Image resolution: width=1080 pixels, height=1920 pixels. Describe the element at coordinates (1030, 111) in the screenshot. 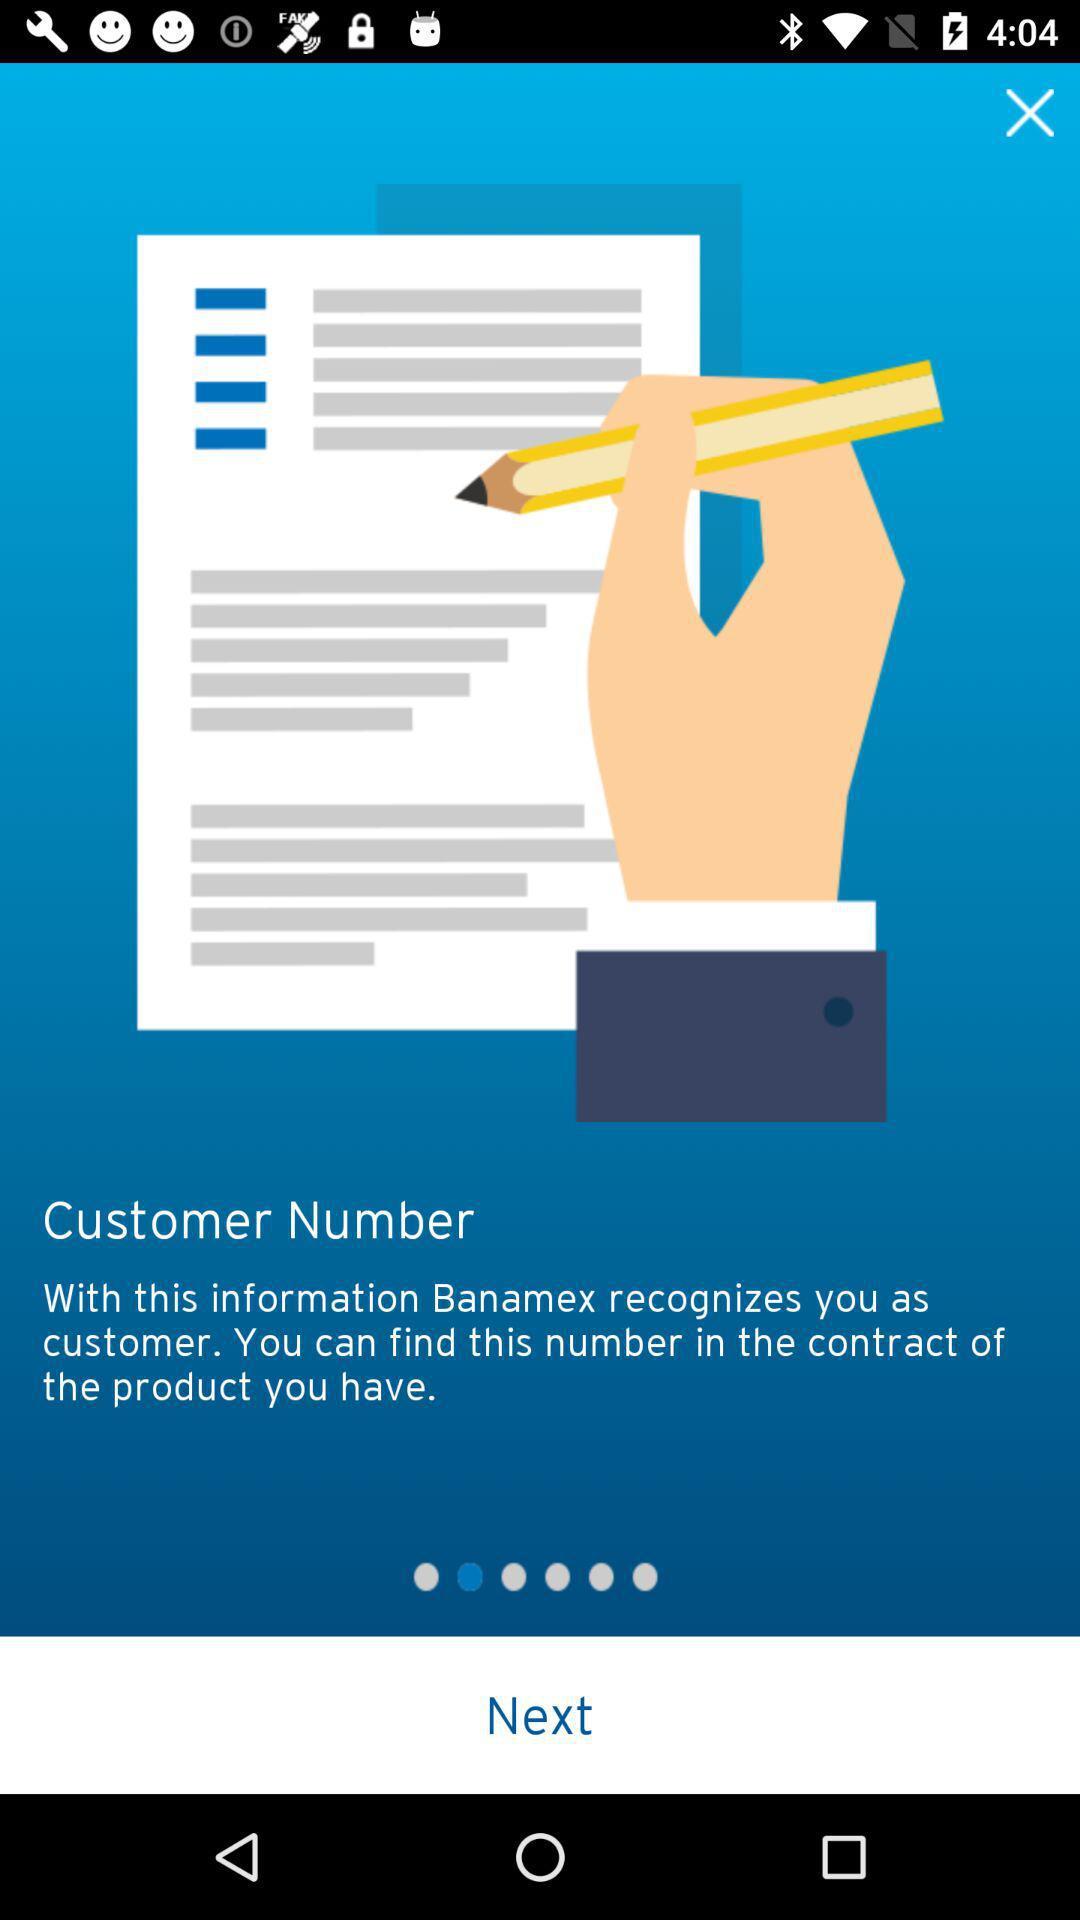

I see `page` at that location.